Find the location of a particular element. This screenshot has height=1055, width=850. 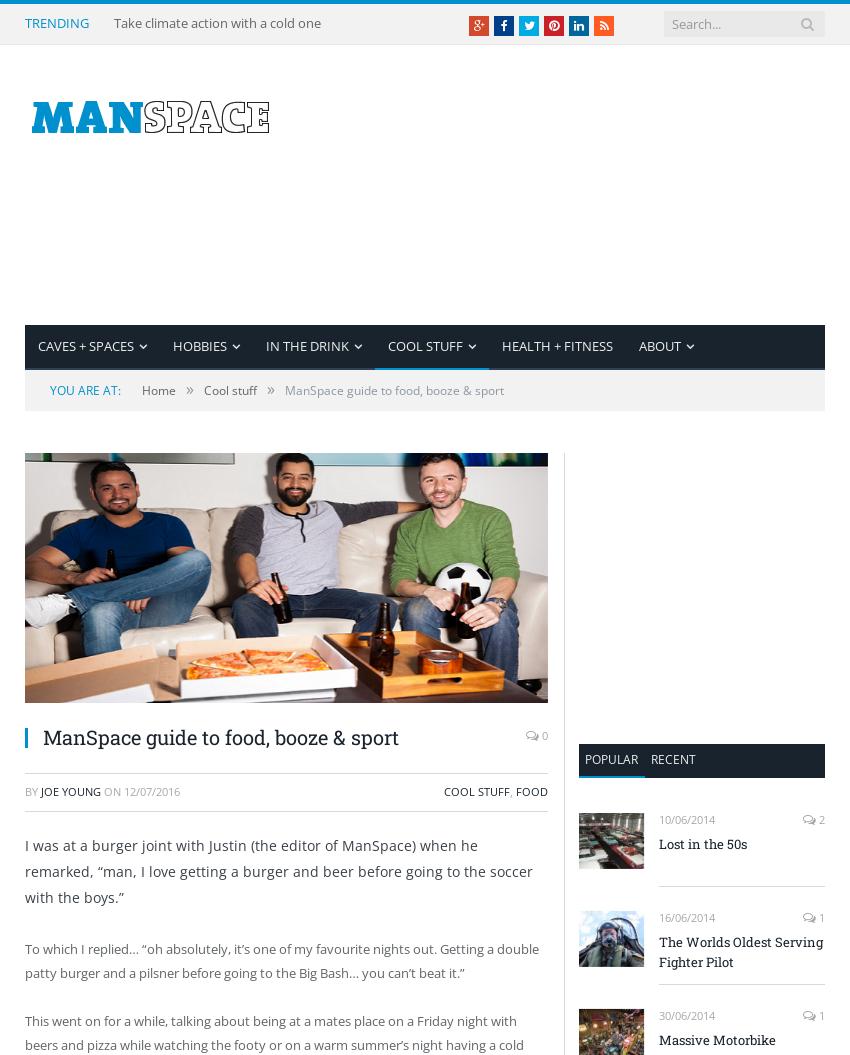

'on' is located at coordinates (112, 790).